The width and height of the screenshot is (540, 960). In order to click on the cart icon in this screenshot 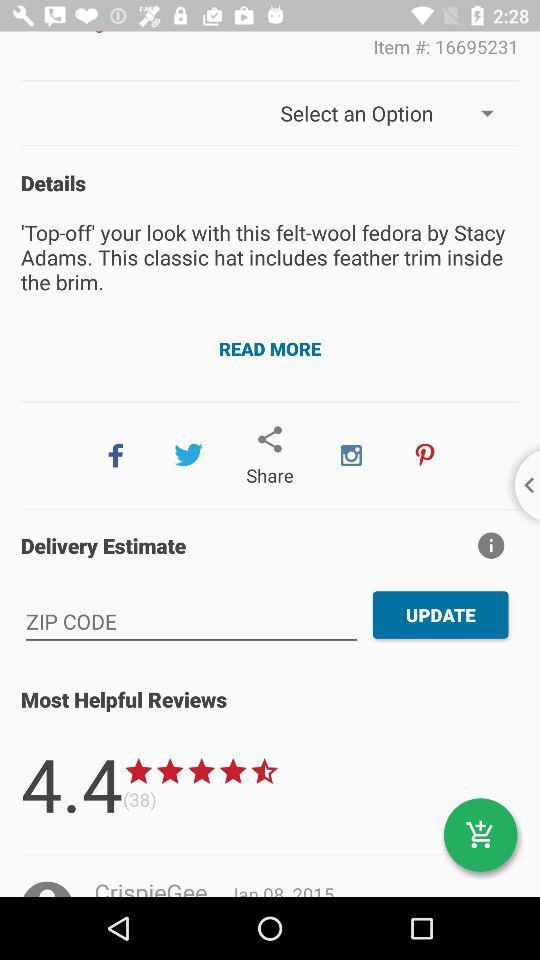, I will do `click(479, 835)`.